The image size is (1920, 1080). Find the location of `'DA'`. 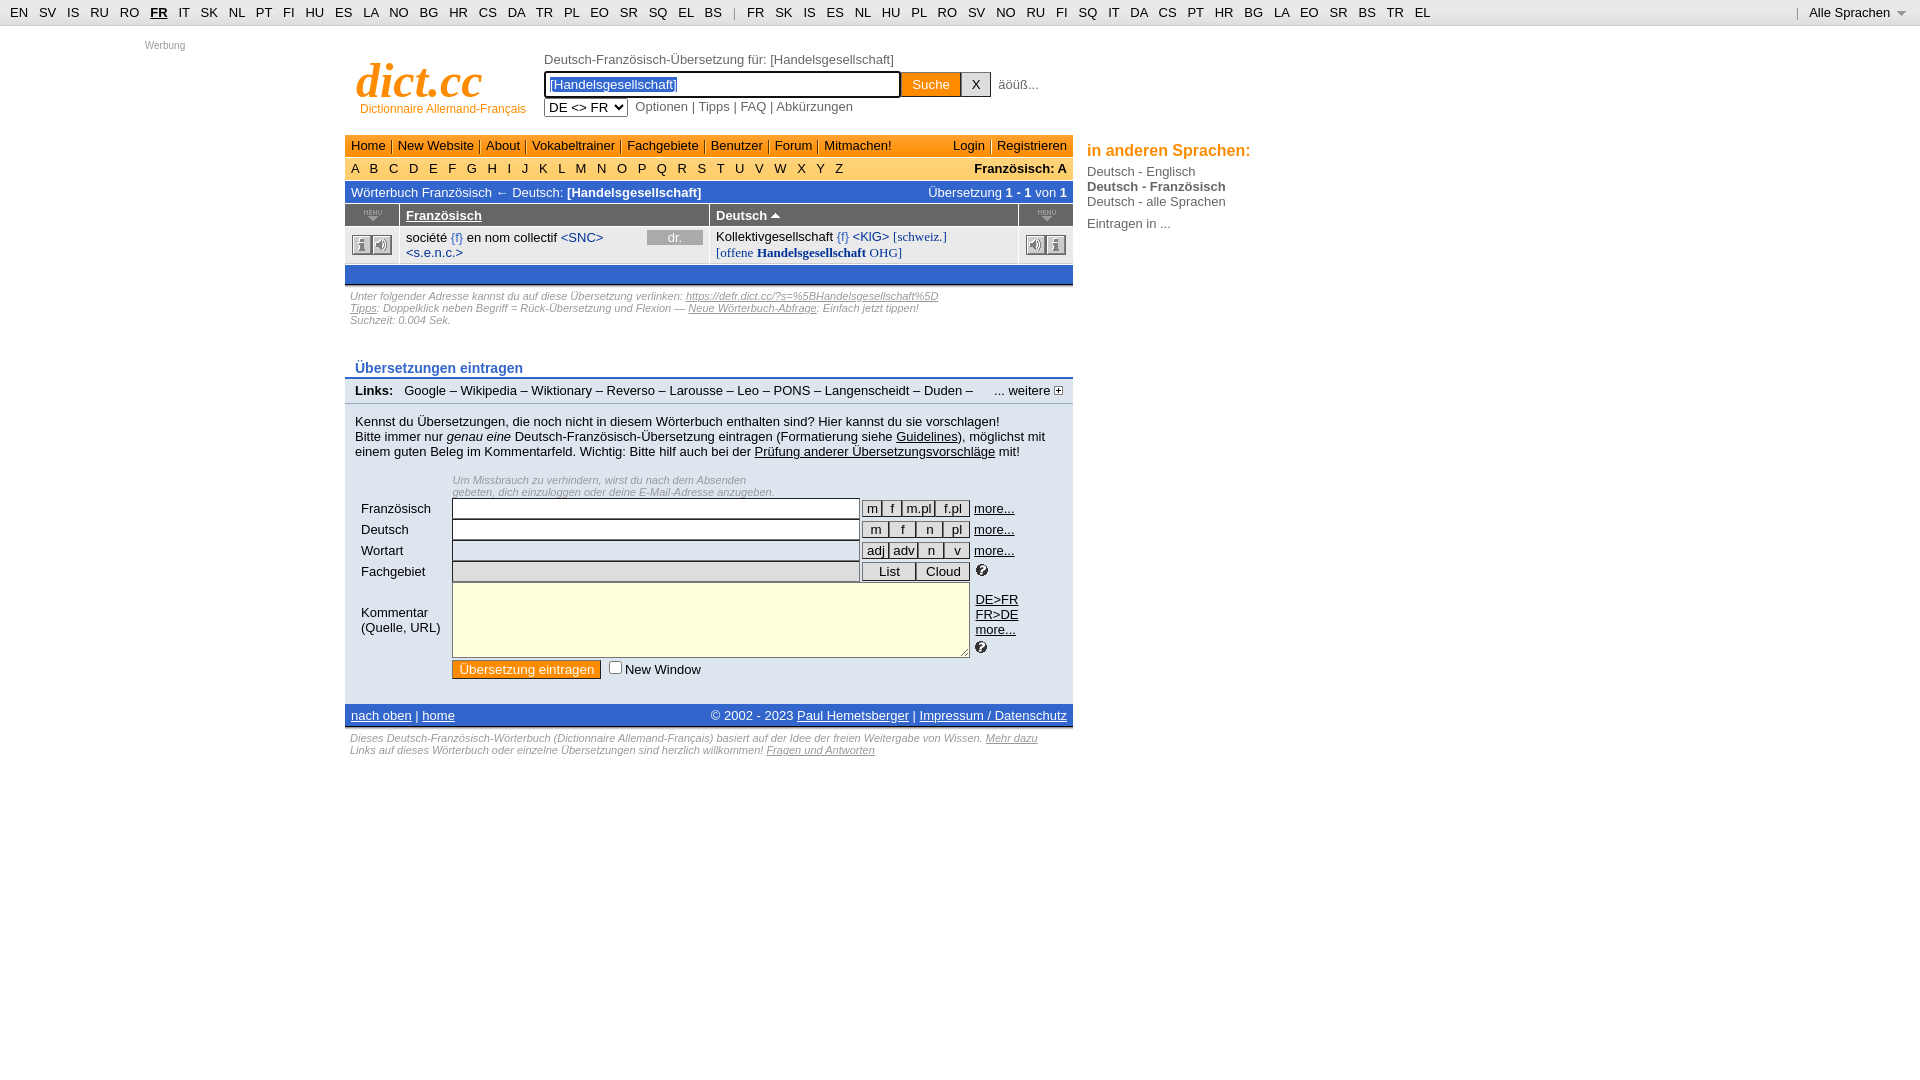

'DA' is located at coordinates (516, 12).